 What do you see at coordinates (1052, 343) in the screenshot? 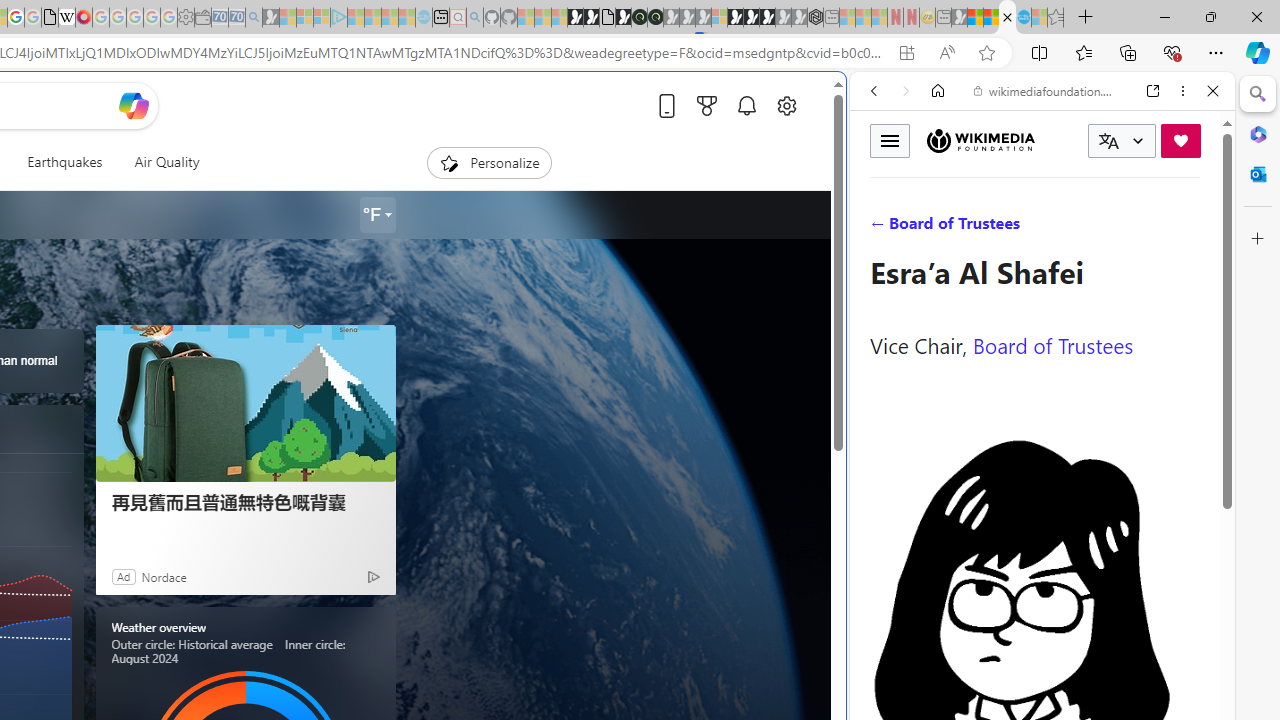
I see `'Board of Trustees'` at bounding box center [1052, 343].